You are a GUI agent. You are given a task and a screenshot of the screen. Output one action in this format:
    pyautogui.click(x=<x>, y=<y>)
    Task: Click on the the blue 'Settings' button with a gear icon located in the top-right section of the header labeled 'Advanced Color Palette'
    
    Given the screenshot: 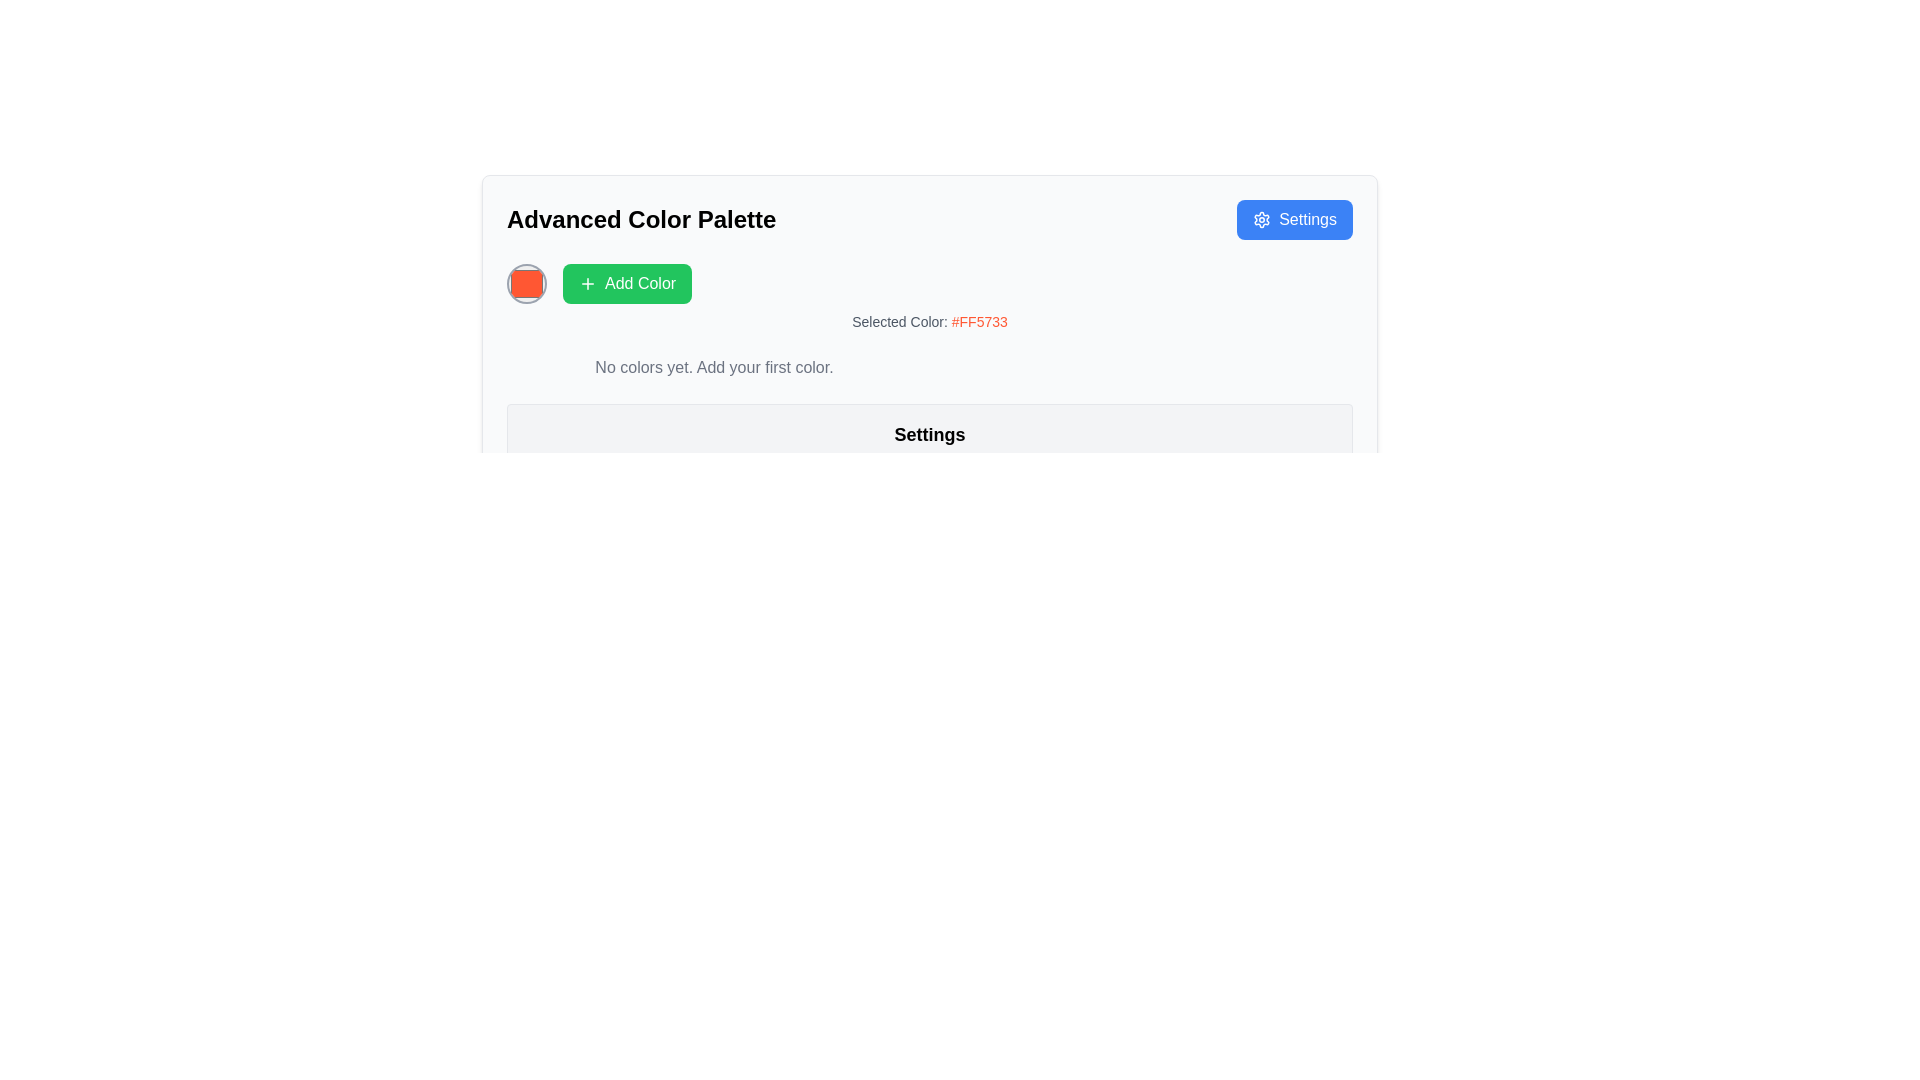 What is the action you would take?
    pyautogui.click(x=1295, y=219)
    